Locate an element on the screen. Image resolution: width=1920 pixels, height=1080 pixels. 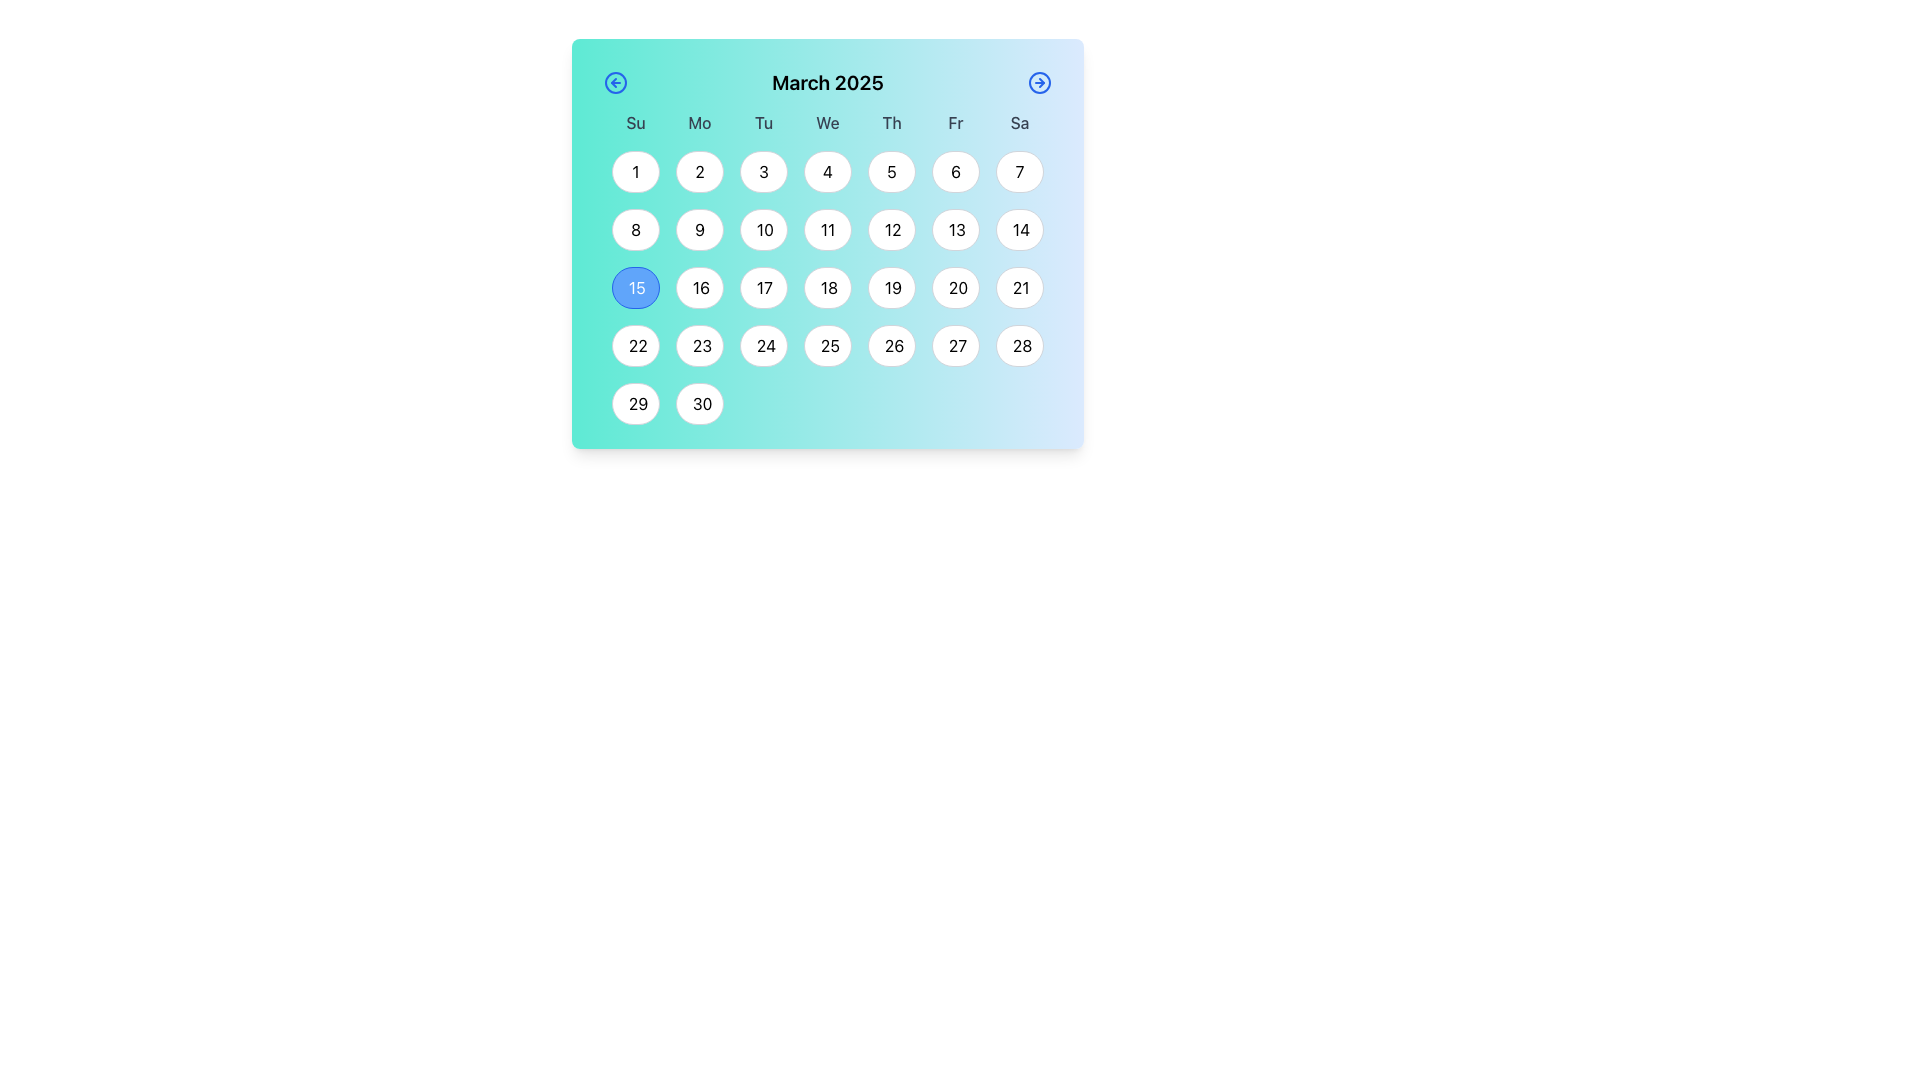
the date selection button located in the seventh column of the fourth row of the calendar grid for a visual effect is located at coordinates (1019, 288).